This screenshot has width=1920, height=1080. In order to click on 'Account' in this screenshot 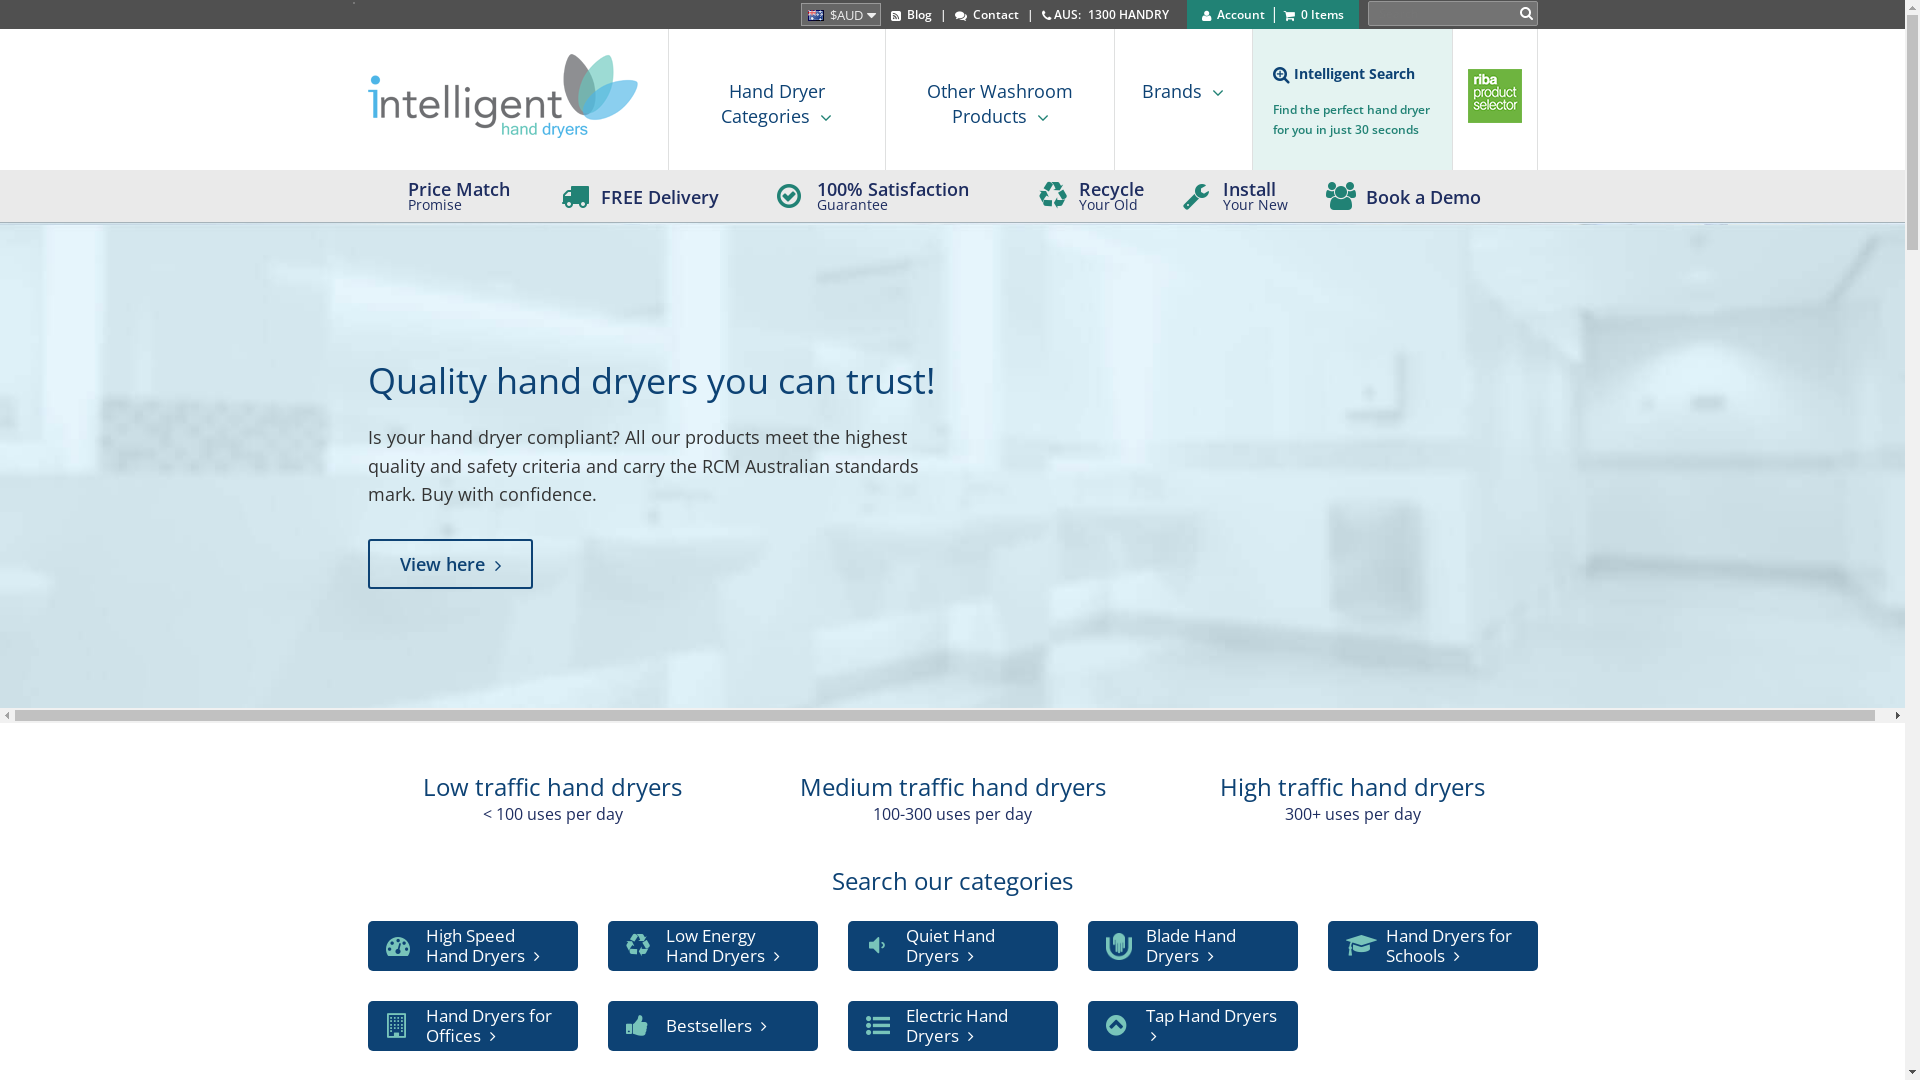, I will do `click(1200, 14)`.